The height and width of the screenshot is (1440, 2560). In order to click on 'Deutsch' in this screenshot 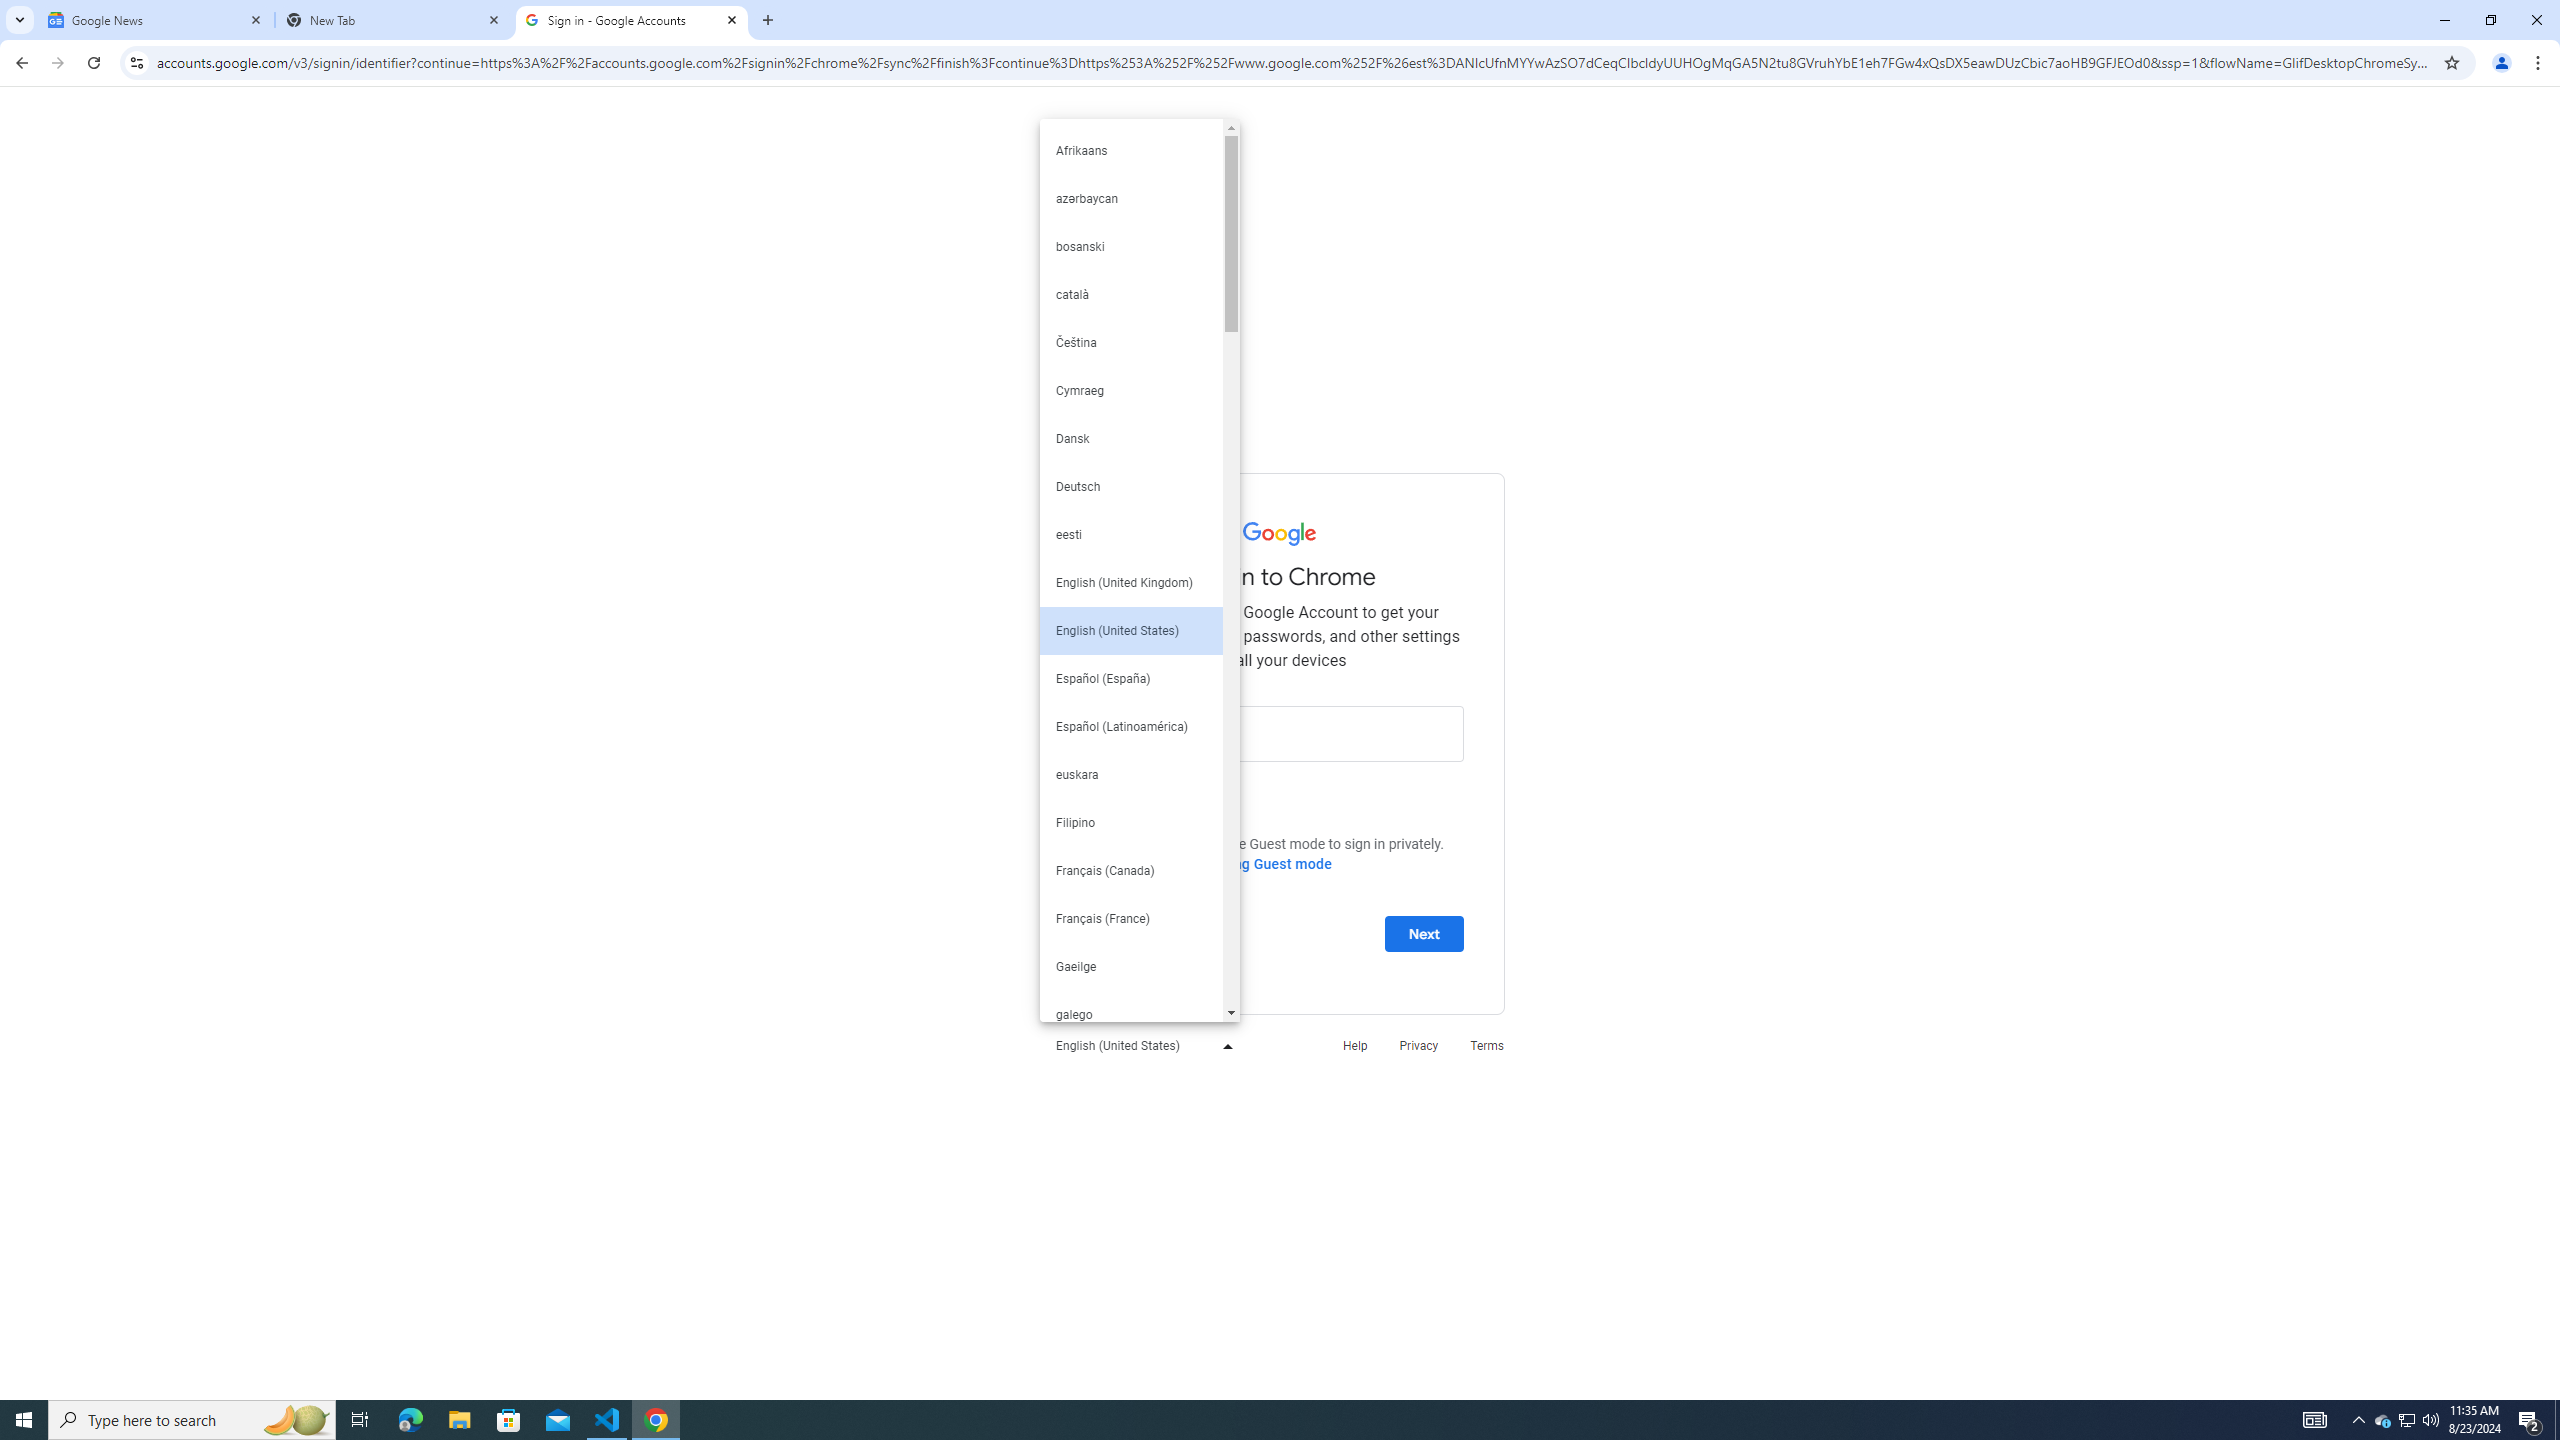, I will do `click(1130, 486)`.